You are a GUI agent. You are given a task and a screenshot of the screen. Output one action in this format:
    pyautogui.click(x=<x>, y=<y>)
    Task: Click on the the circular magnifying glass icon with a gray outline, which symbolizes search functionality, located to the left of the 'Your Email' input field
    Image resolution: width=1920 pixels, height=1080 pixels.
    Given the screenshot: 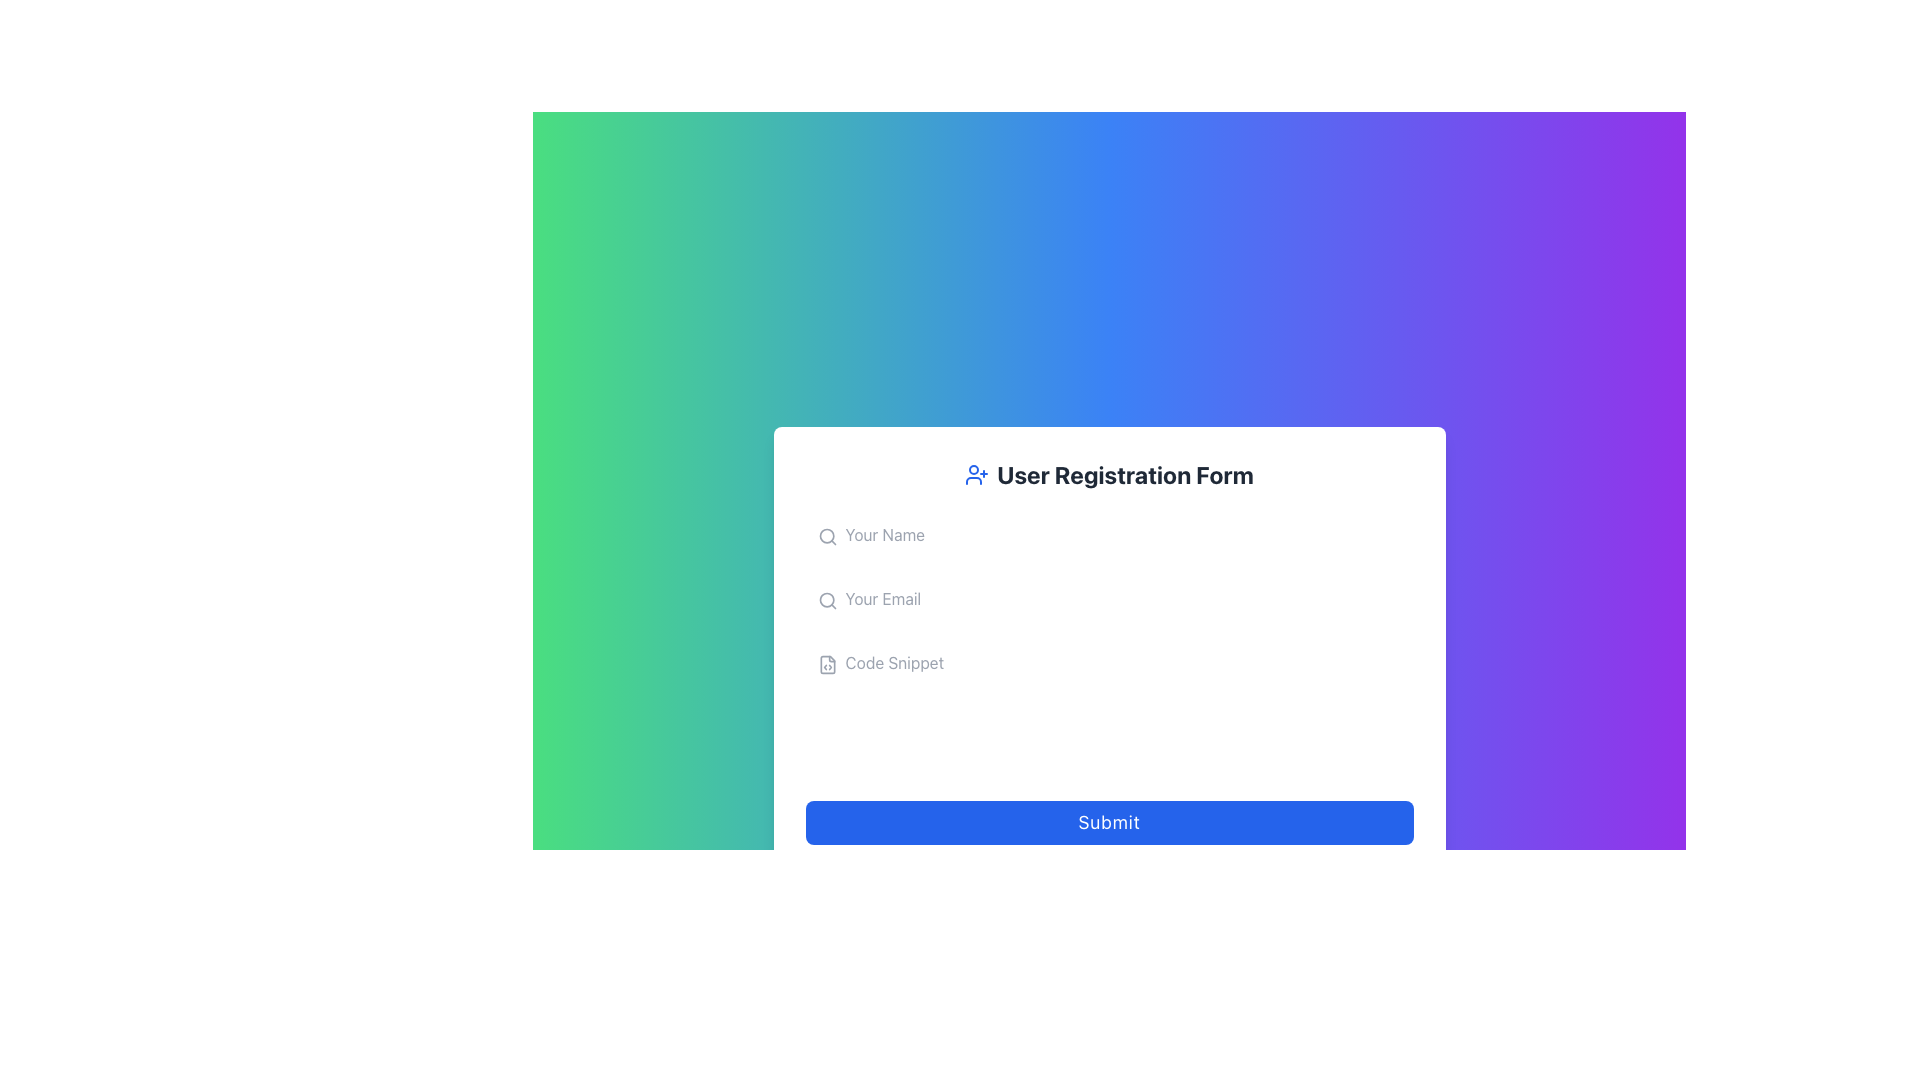 What is the action you would take?
    pyautogui.click(x=827, y=600)
    